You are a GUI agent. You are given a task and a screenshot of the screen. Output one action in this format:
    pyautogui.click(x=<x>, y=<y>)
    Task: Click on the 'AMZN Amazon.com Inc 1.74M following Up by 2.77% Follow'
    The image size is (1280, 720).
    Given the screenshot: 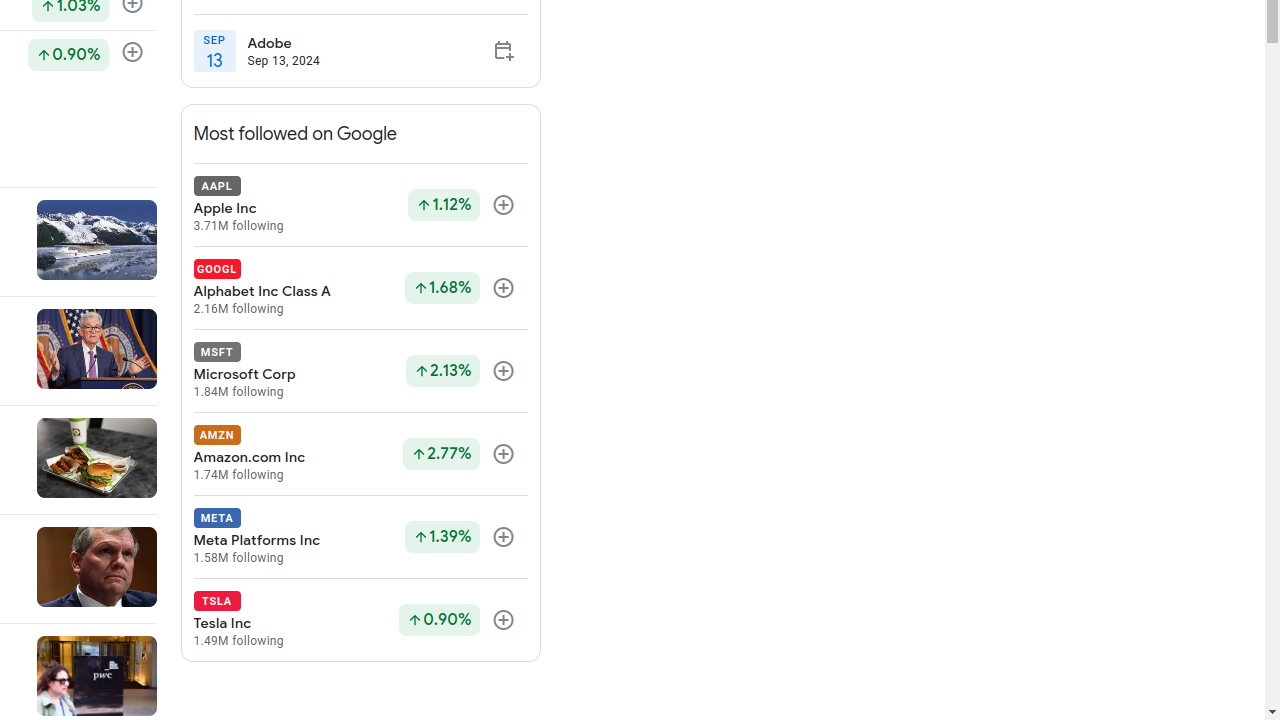 What is the action you would take?
    pyautogui.click(x=360, y=454)
    